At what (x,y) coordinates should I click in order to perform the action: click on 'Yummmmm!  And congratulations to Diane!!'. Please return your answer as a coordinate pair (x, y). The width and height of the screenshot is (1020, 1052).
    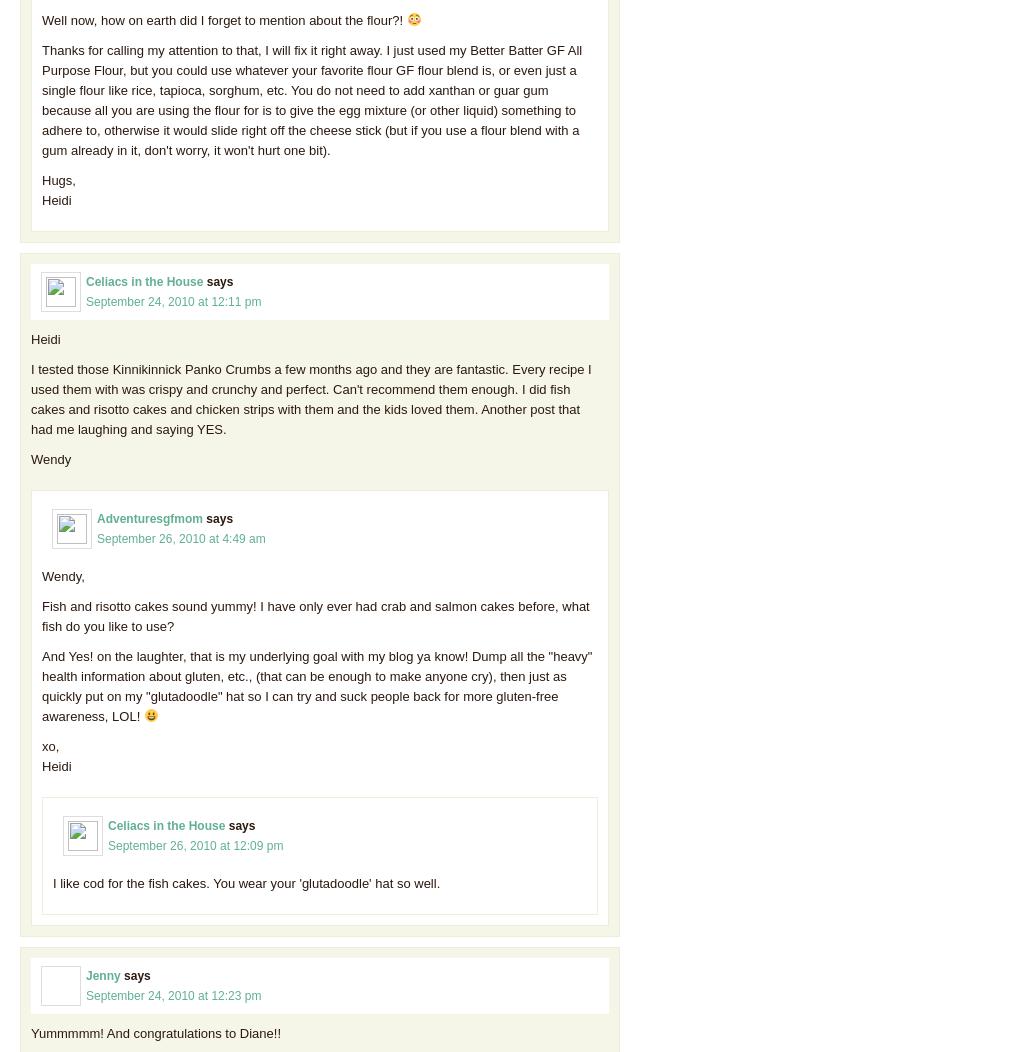
    Looking at the image, I should click on (155, 1031).